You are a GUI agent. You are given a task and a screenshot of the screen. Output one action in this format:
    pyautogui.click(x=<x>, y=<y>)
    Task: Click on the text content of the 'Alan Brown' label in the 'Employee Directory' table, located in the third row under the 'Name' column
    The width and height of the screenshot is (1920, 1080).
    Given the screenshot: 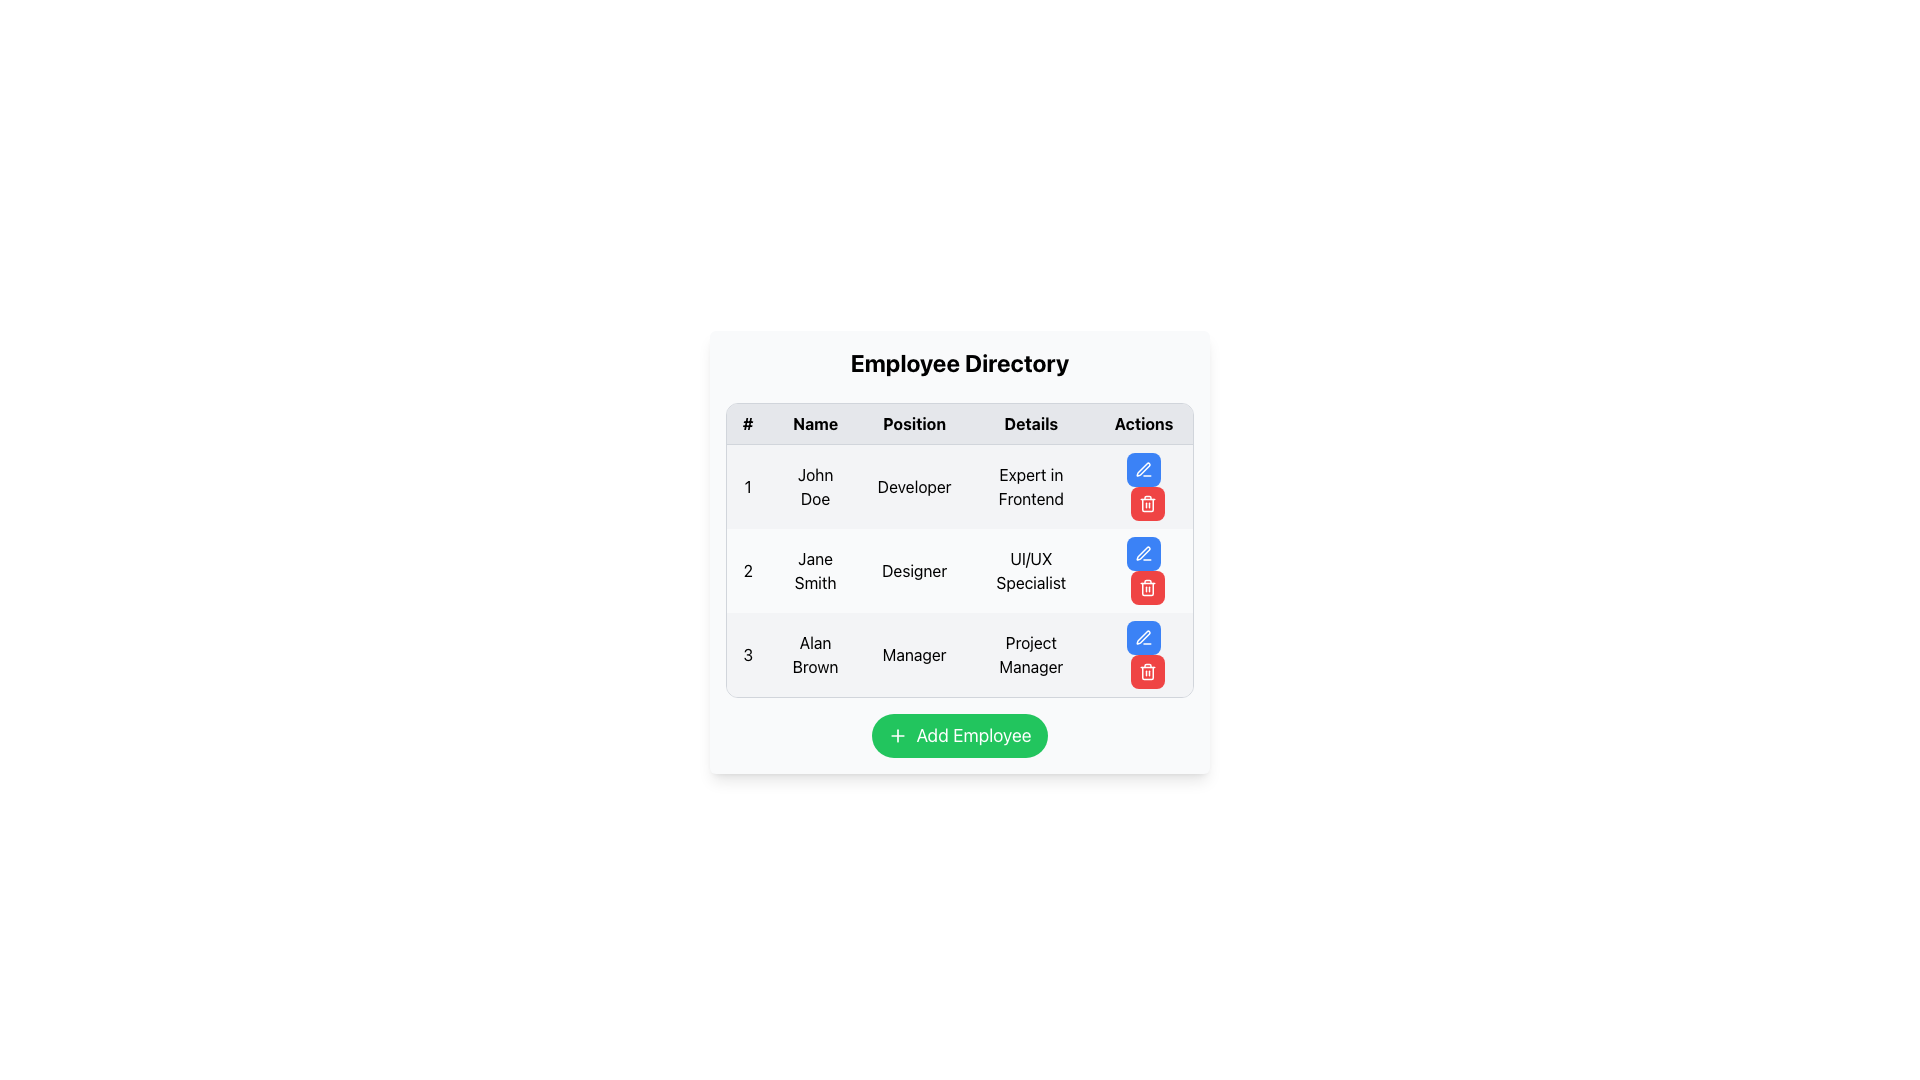 What is the action you would take?
    pyautogui.click(x=815, y=655)
    